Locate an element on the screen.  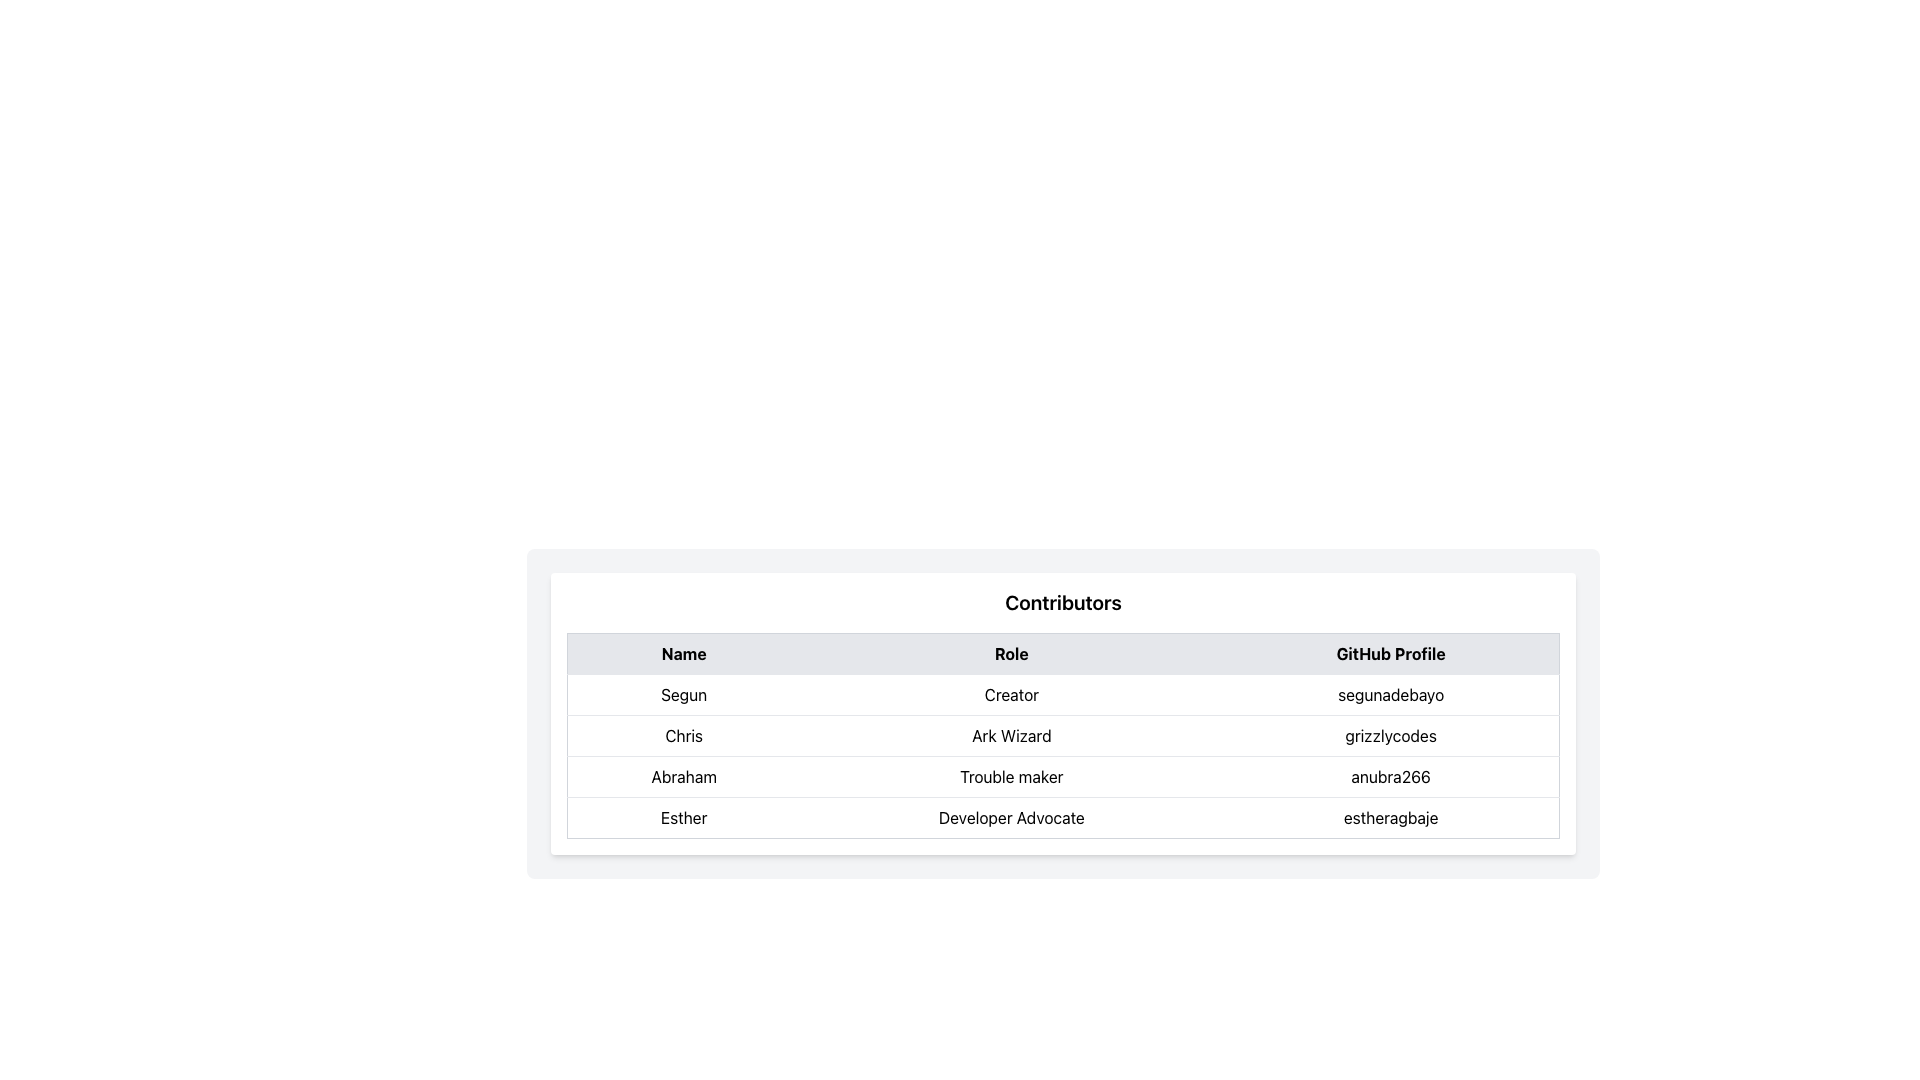
the static text header labeled 'Role', which is styled as a bold header in a light gray-shaded background, positioned between 'Name' and 'GitHub Profile' in the table layout is located at coordinates (1011, 654).